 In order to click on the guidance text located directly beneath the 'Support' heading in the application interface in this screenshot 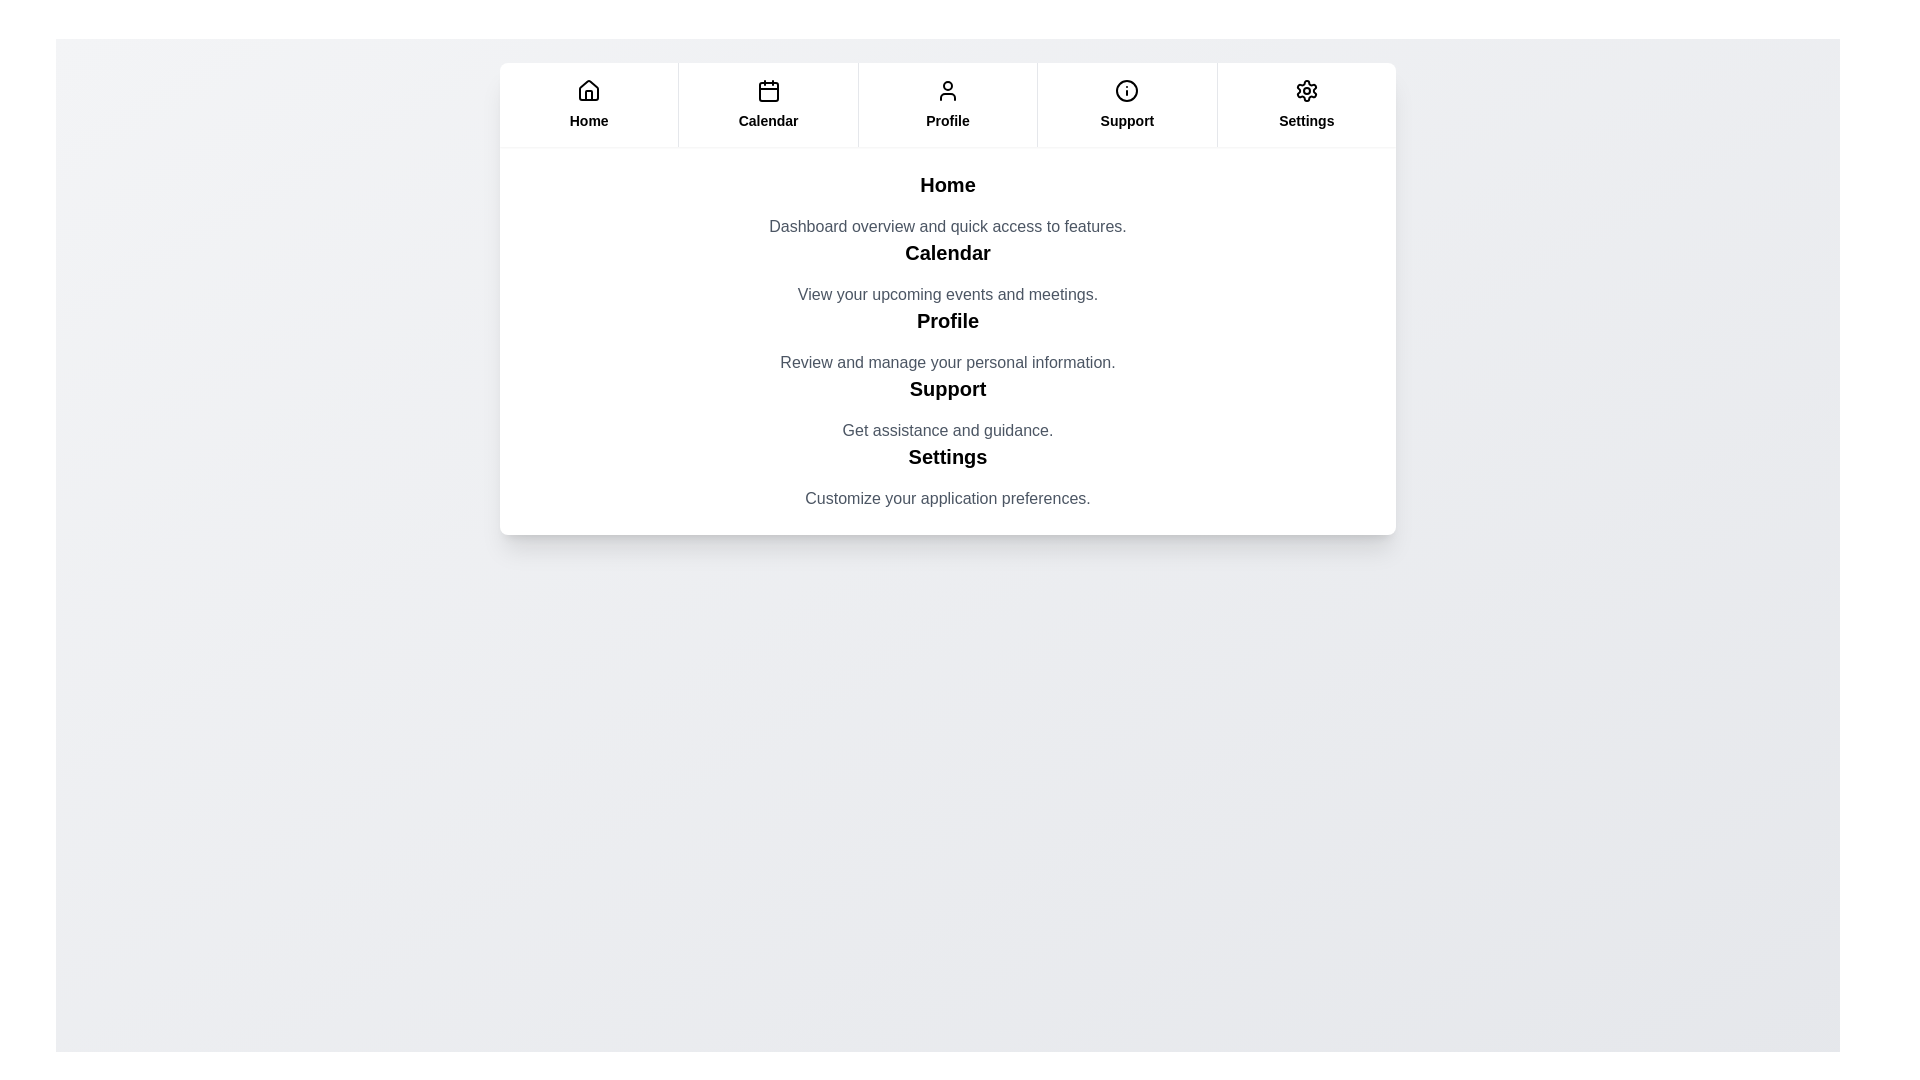, I will do `click(947, 430)`.